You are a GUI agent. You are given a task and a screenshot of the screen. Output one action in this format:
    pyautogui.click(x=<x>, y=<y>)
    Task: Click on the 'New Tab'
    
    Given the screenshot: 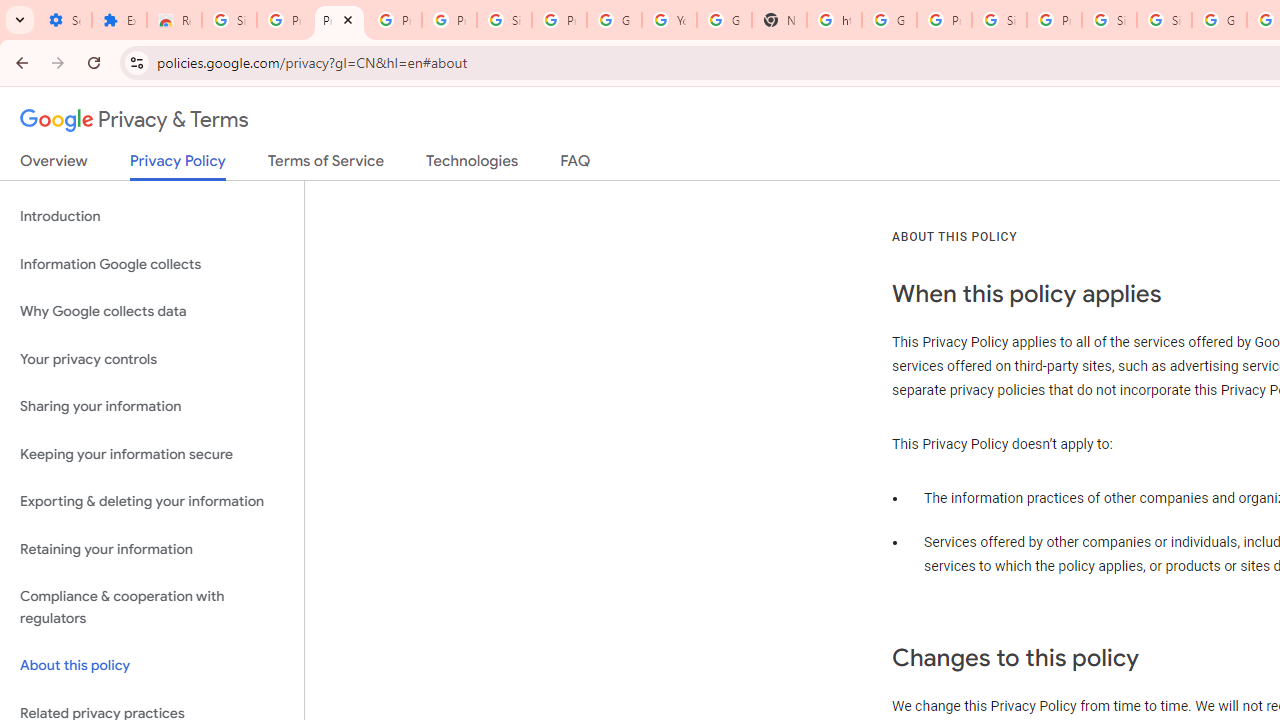 What is the action you would take?
    pyautogui.click(x=778, y=20)
    